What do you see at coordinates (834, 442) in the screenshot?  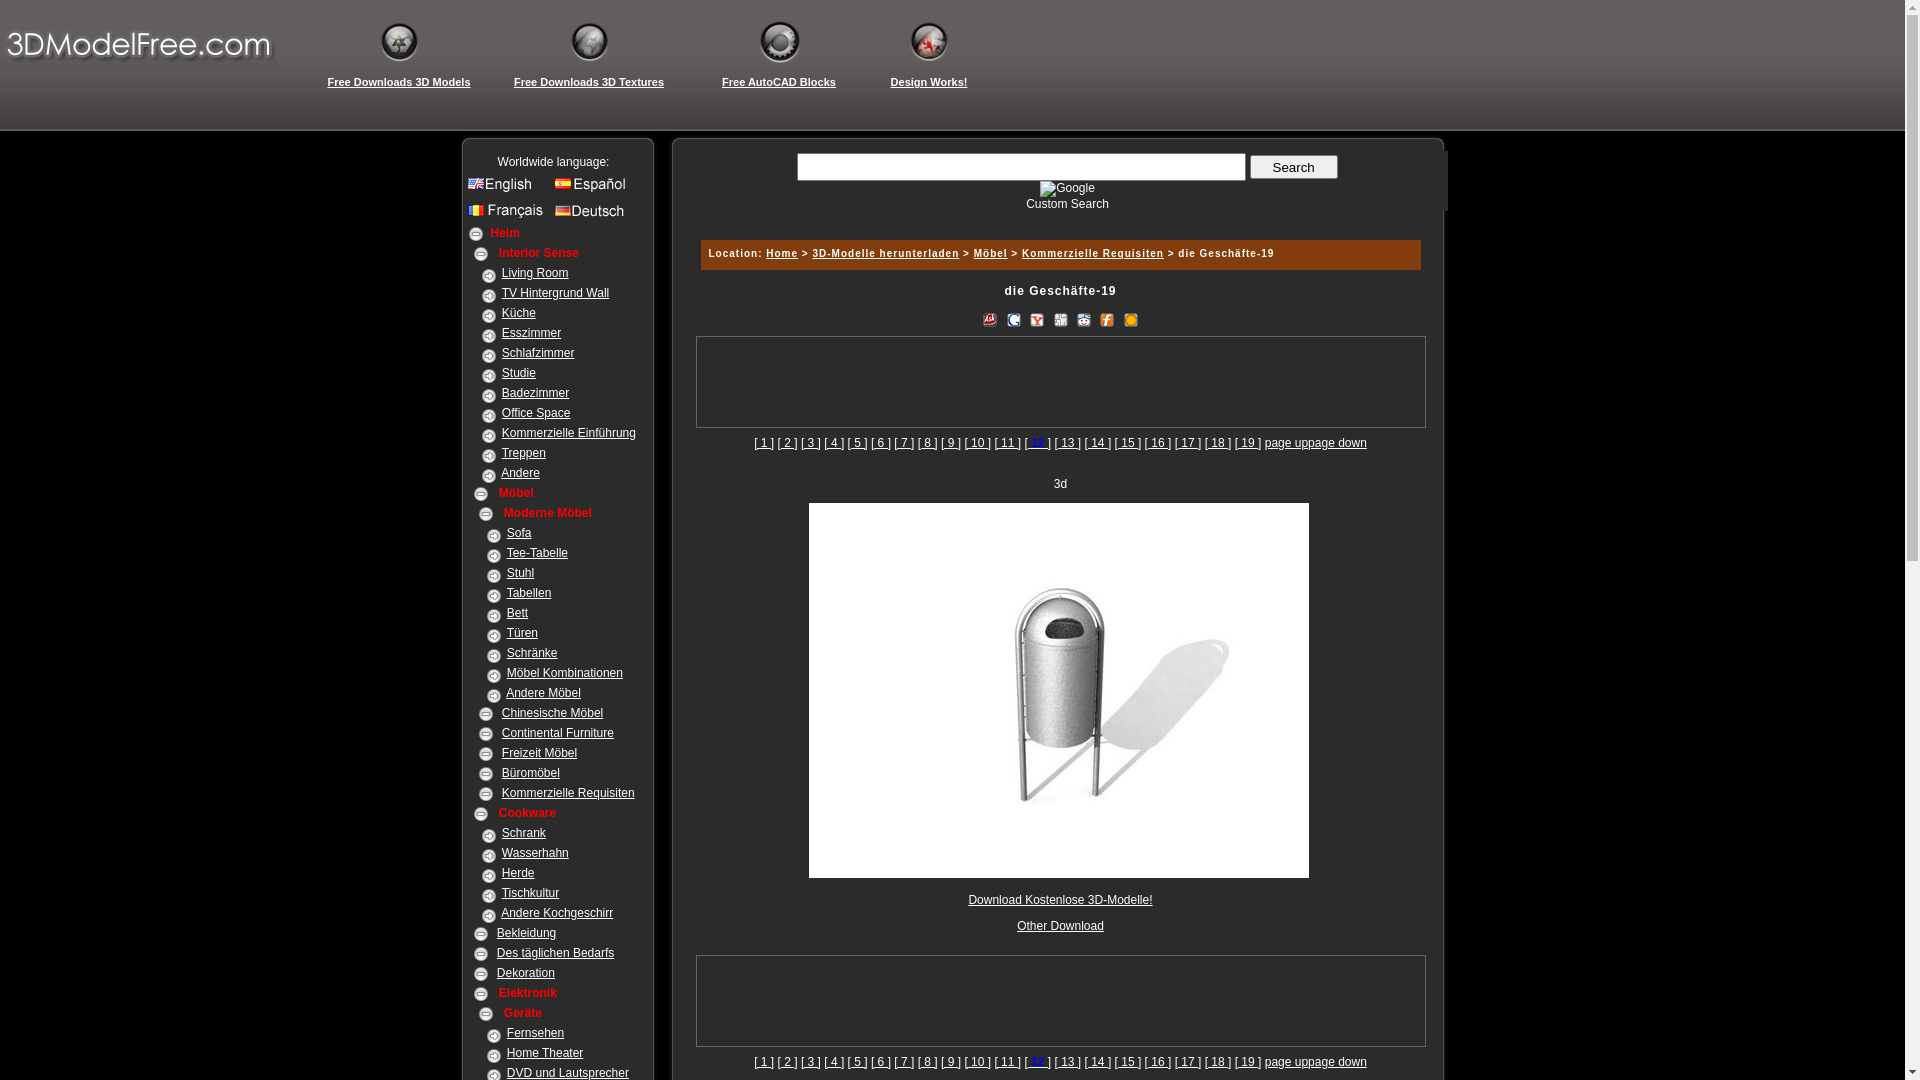 I see `'[ 4 ]'` at bounding box center [834, 442].